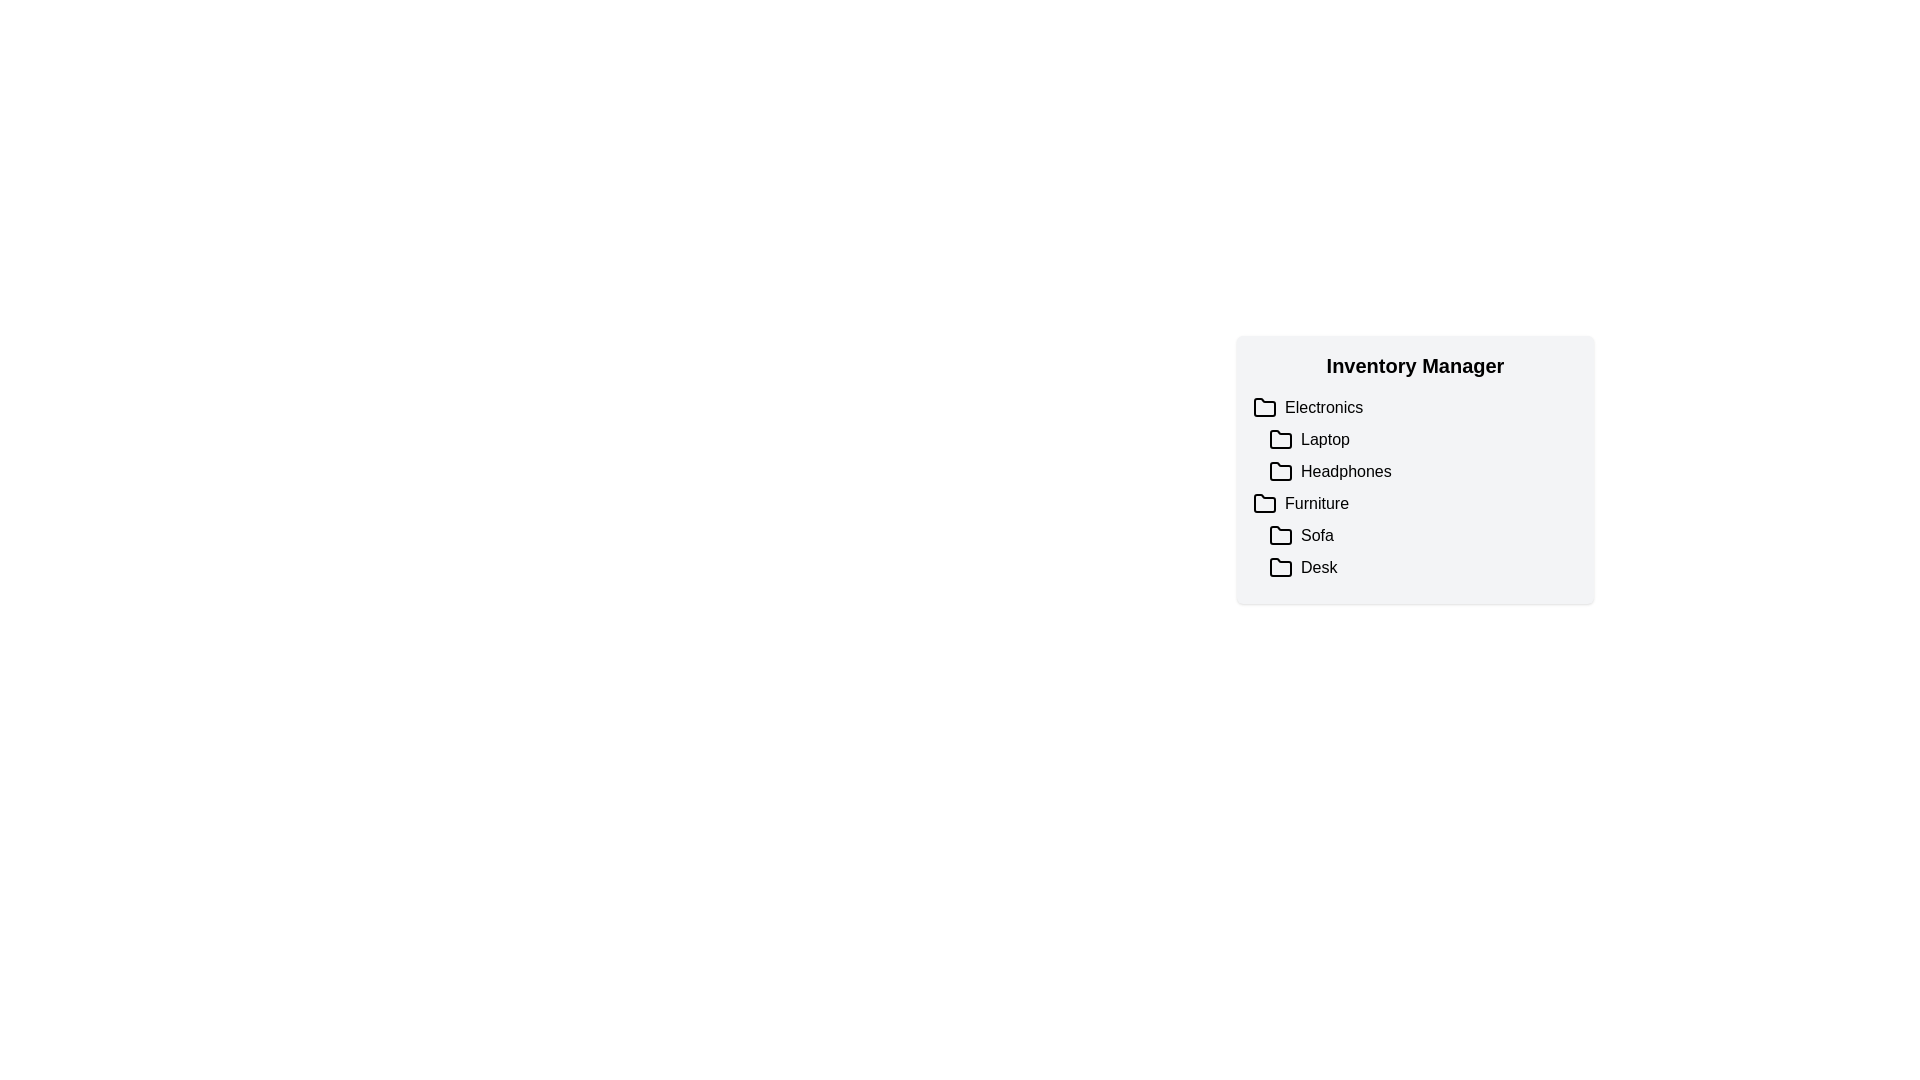 The width and height of the screenshot is (1920, 1080). I want to click on the compact folder icon that is outlined and located to the left of the text label 'Sofa', so click(1281, 535).